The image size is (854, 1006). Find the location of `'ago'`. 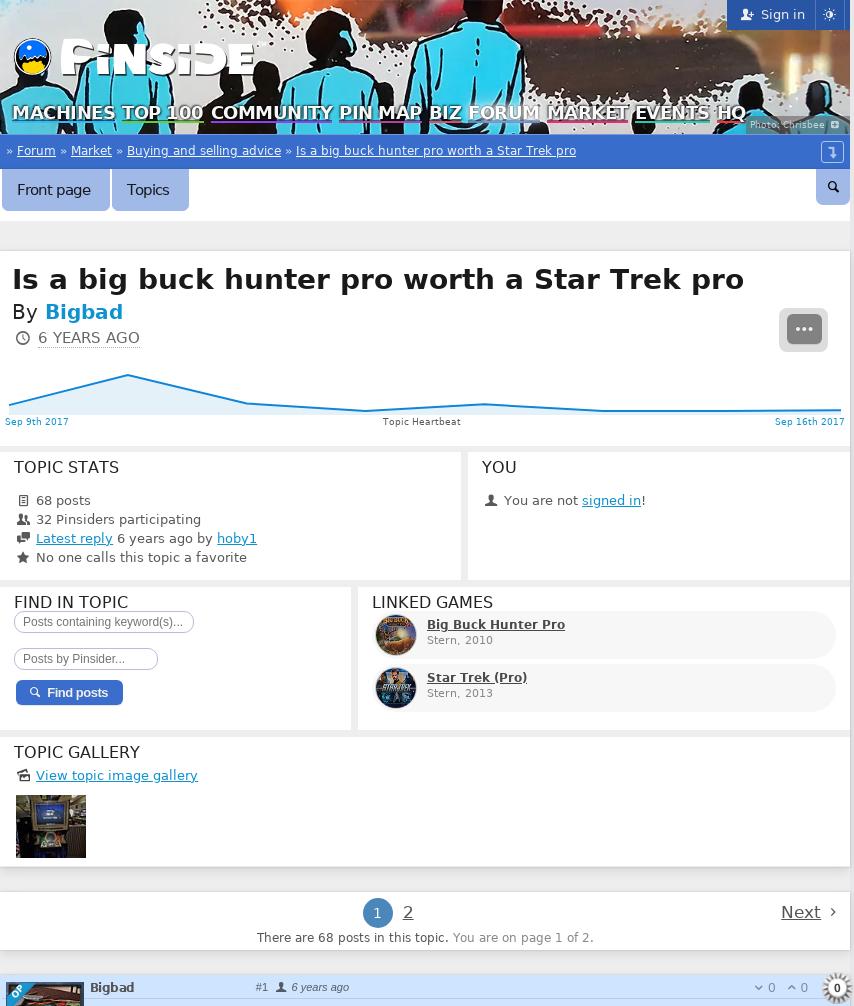

'ago' is located at coordinates (338, 985).